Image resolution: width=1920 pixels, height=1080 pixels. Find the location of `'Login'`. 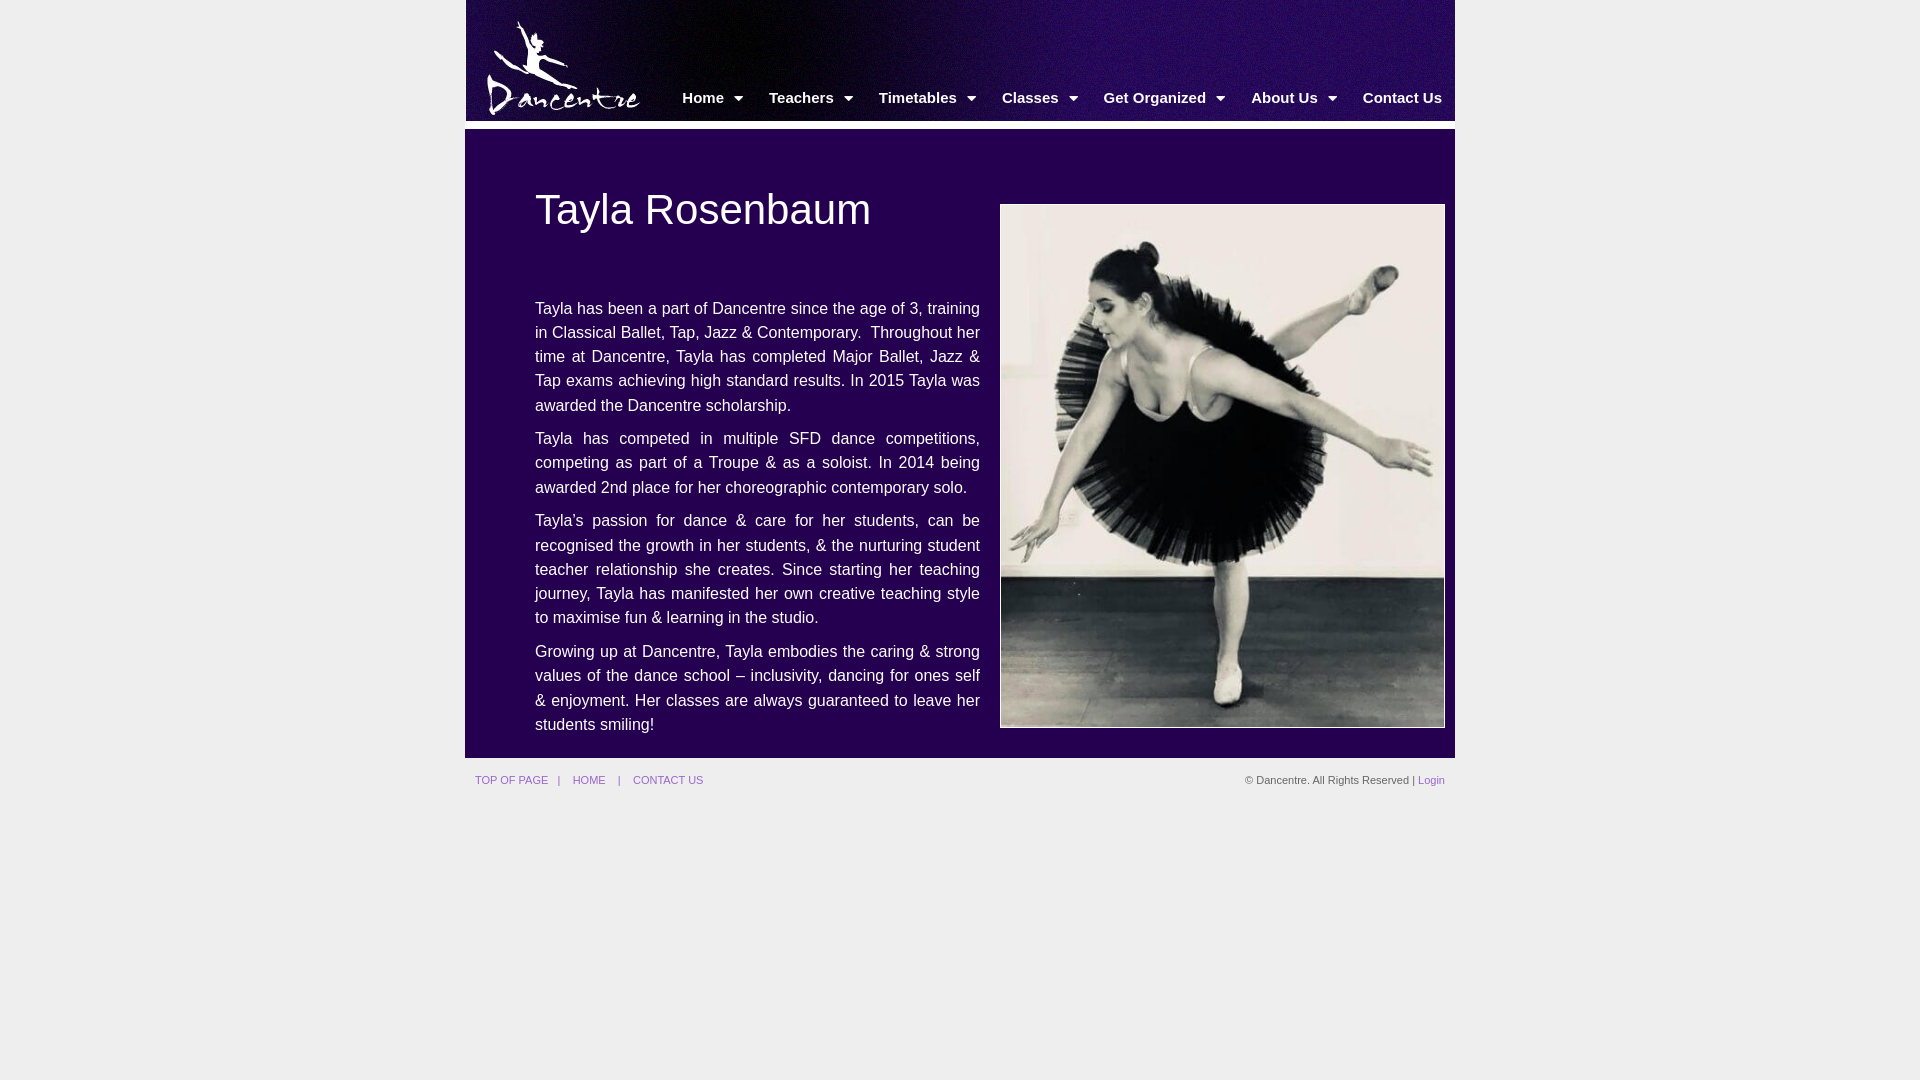

'Login' is located at coordinates (1430, 778).